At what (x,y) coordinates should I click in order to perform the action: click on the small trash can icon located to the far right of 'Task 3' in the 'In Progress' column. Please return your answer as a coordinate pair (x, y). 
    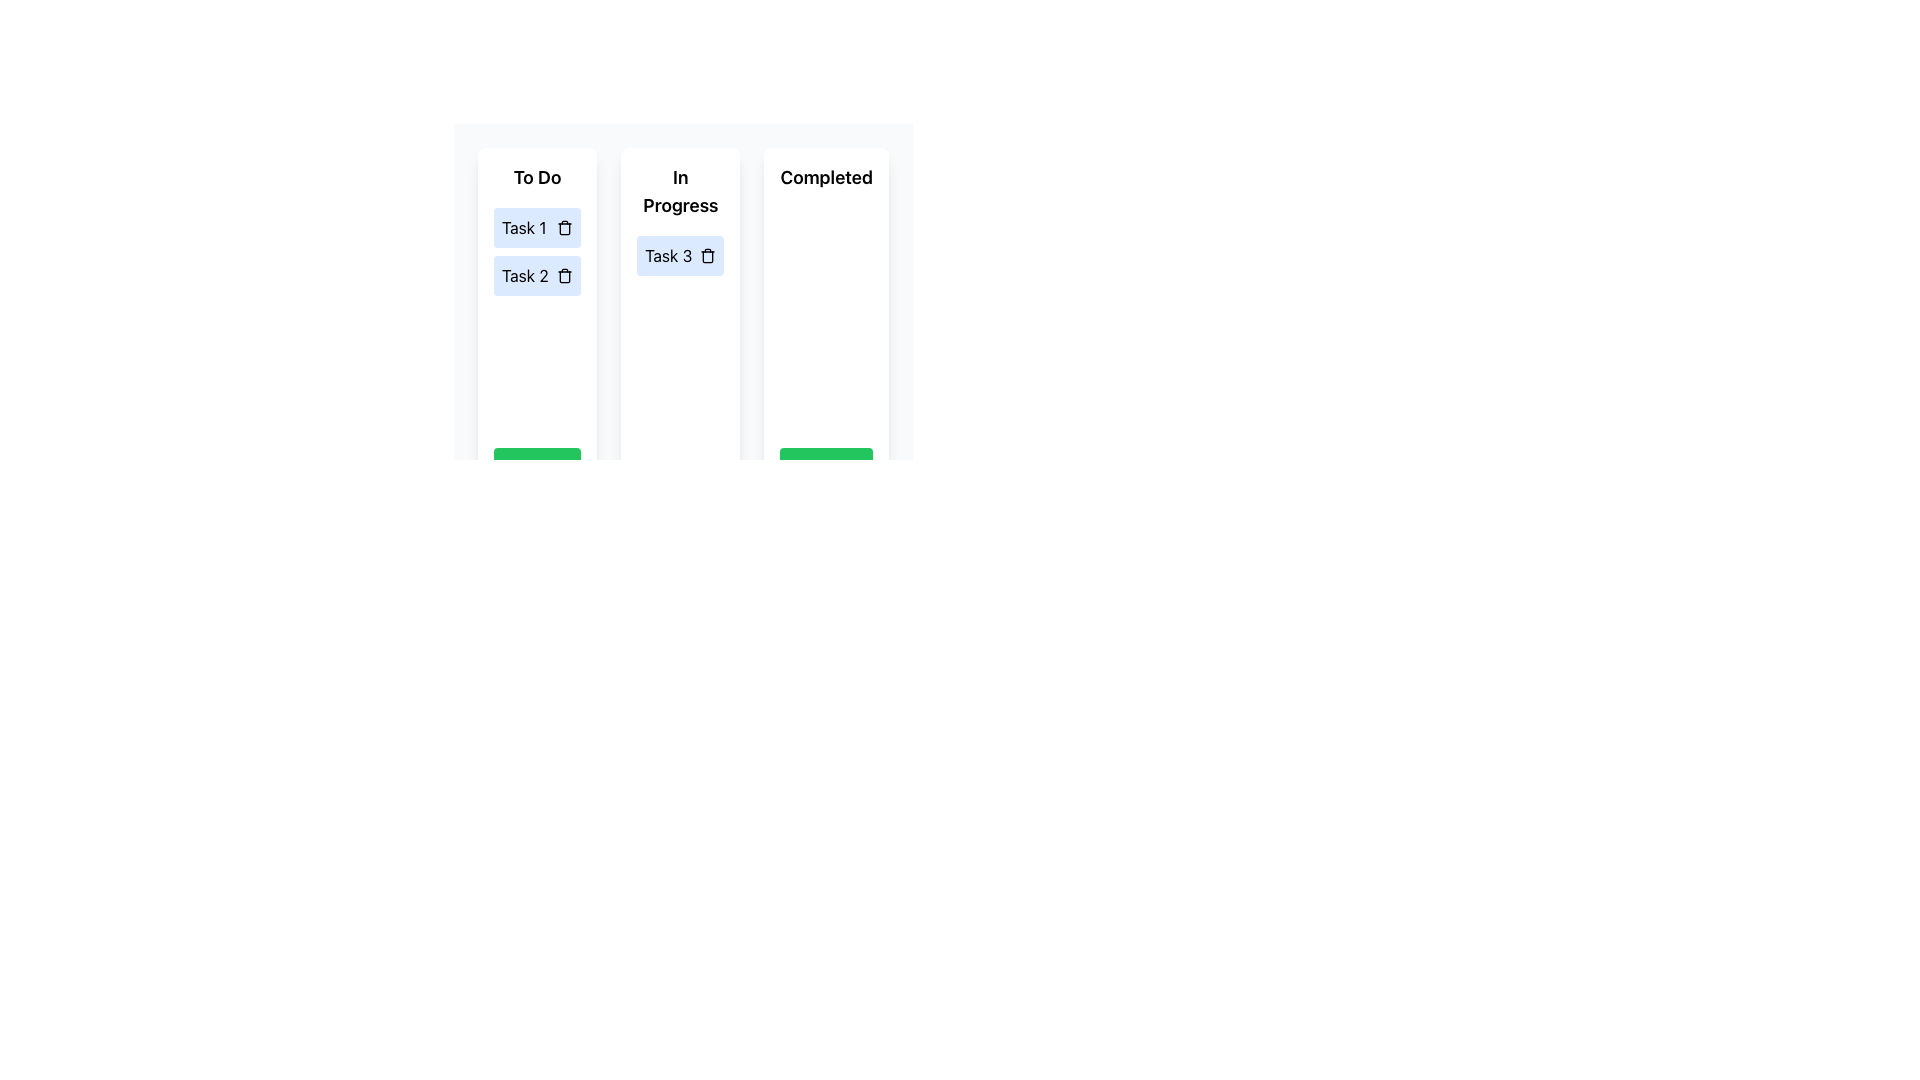
    Looking at the image, I should click on (708, 254).